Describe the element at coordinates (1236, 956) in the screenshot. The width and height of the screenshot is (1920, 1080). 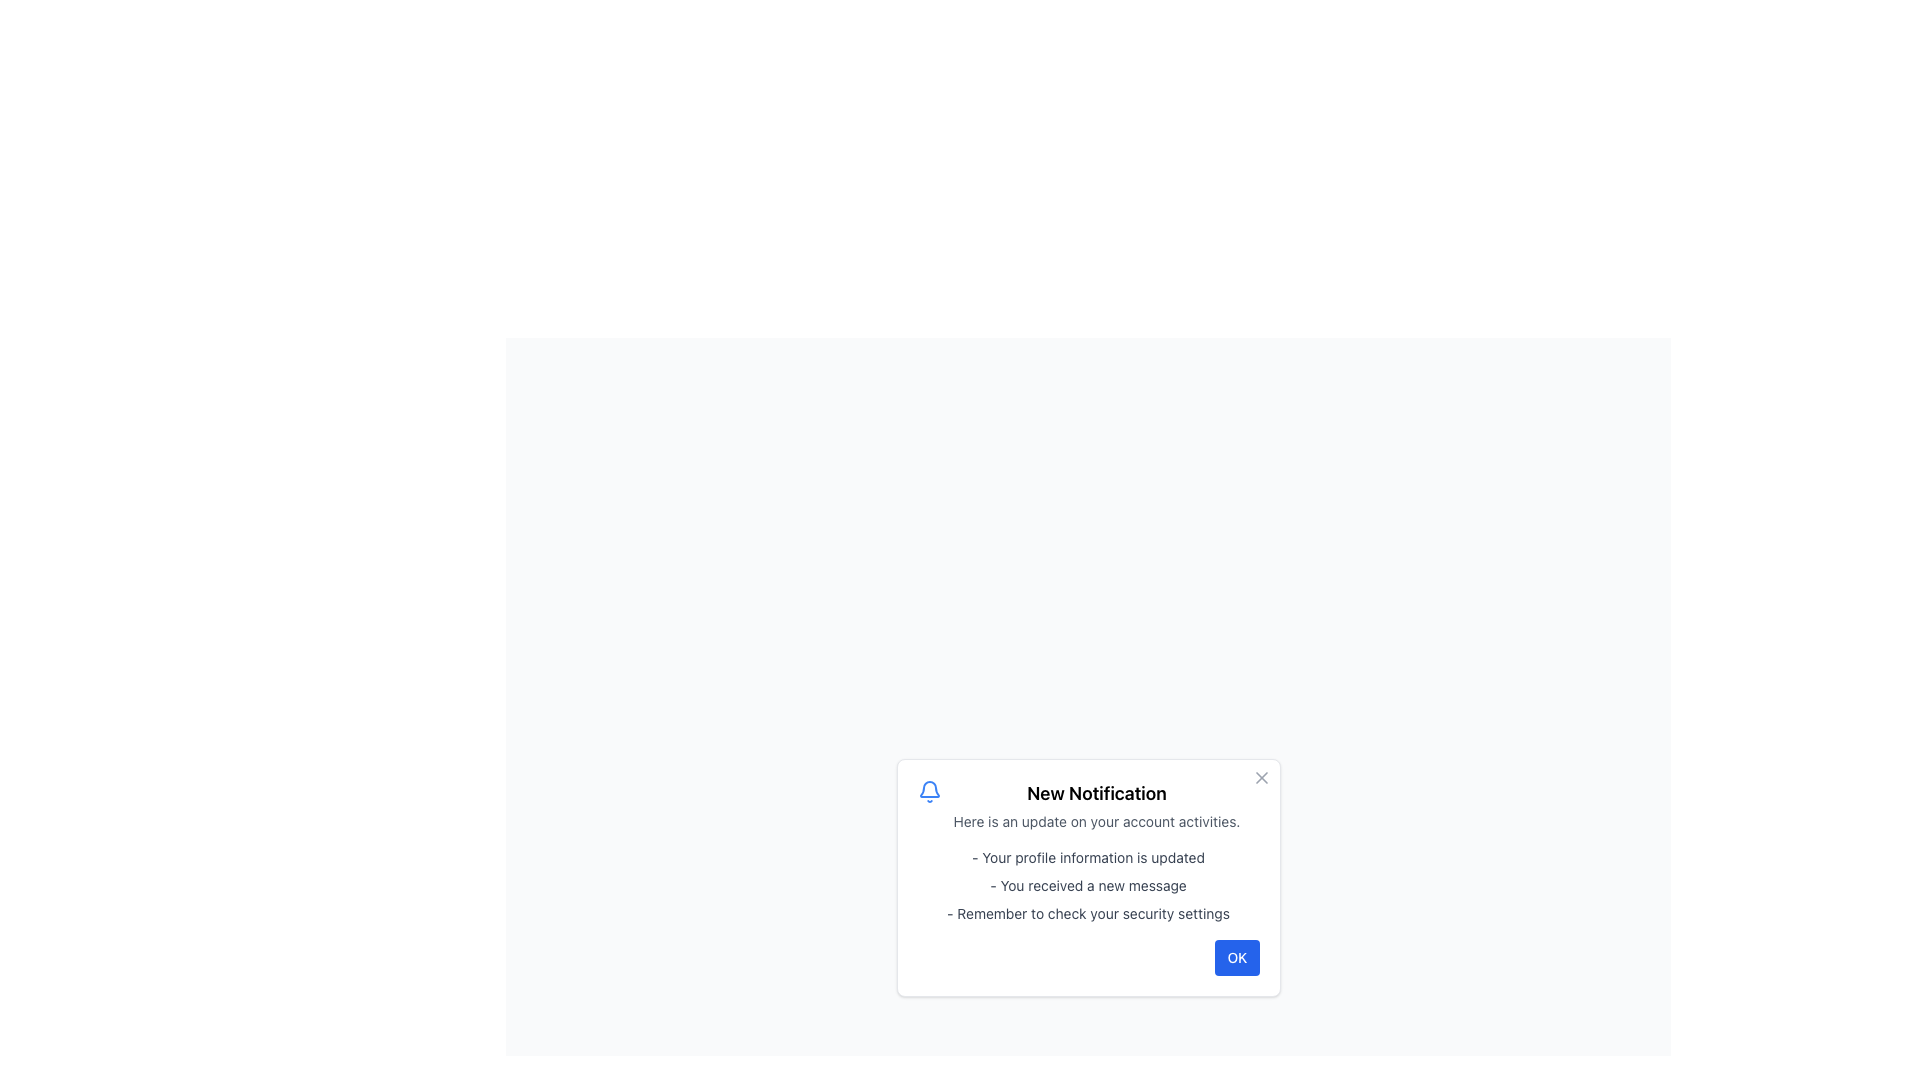
I see `the confirmation button located in the bottom-right corner of the notification dialog` at that location.